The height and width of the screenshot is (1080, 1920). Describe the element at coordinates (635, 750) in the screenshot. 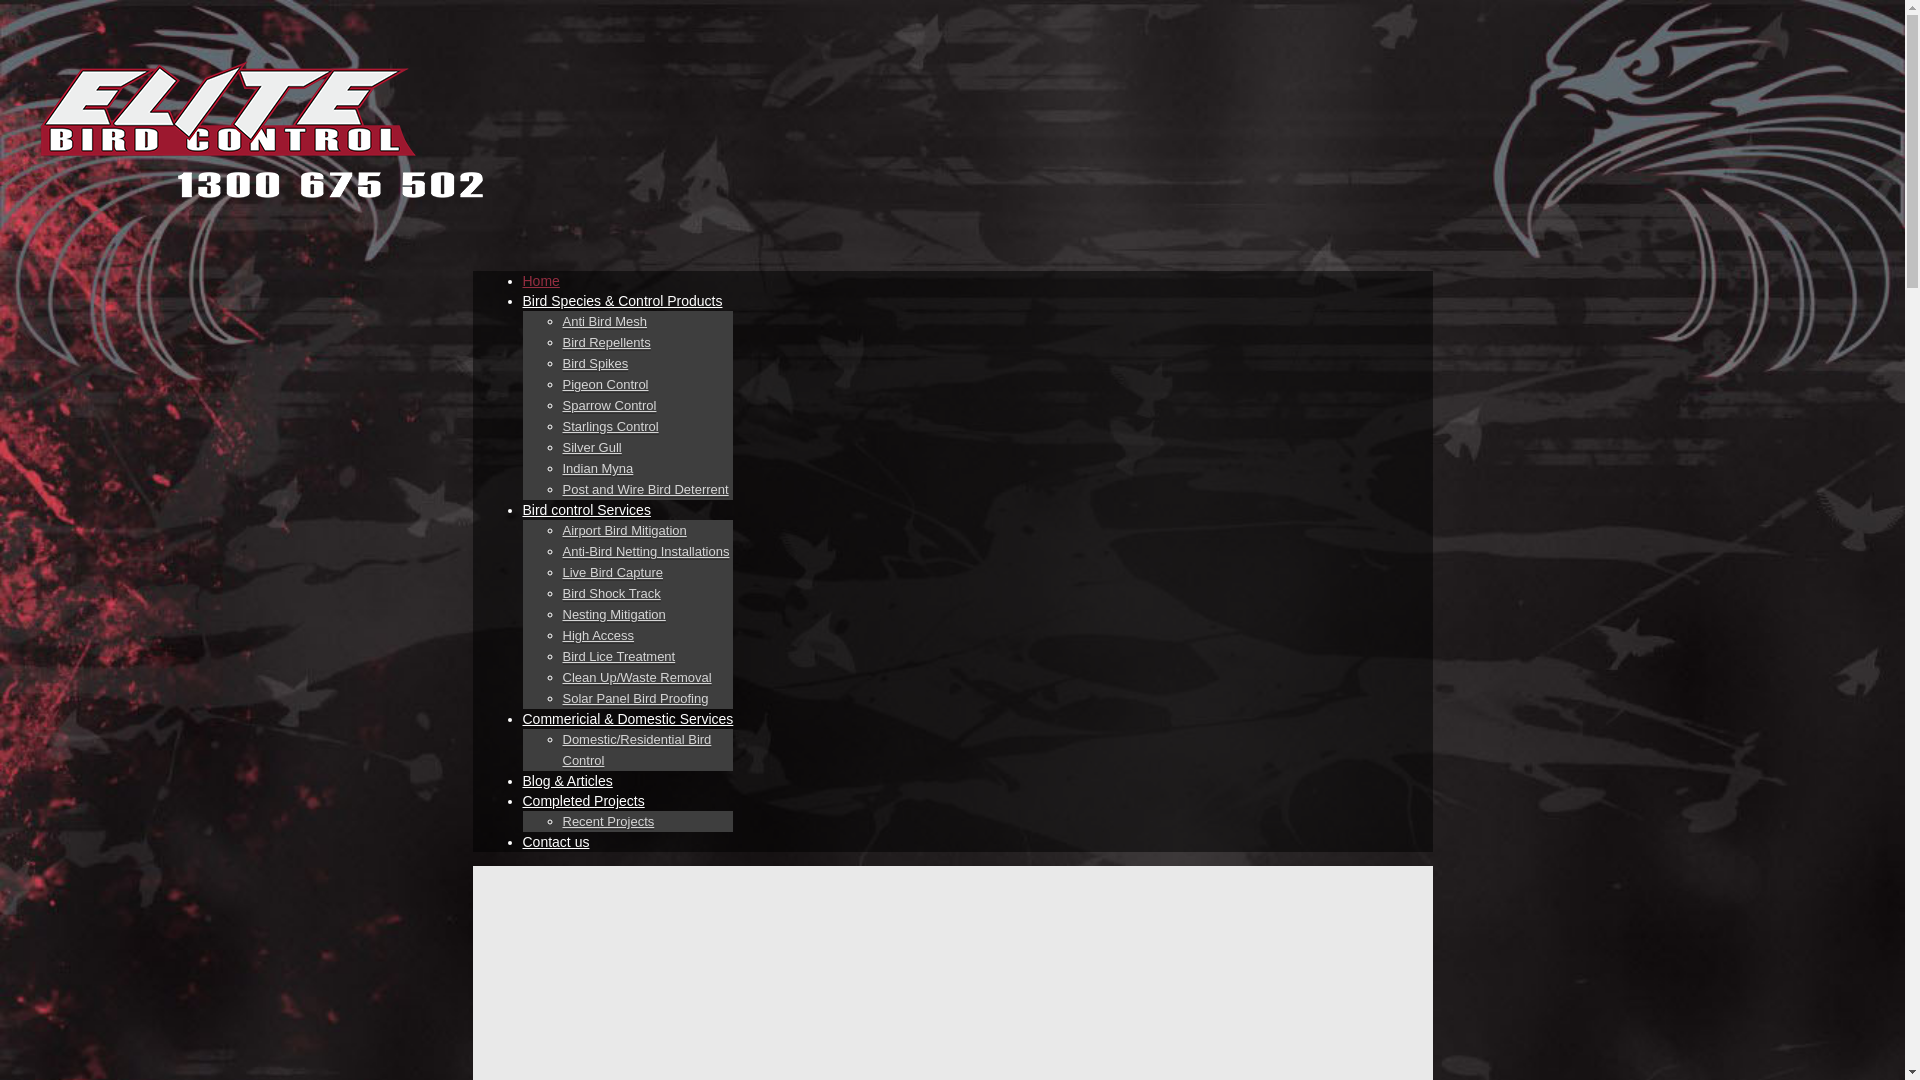

I see `'Domestic/Residential Bird Control'` at that location.